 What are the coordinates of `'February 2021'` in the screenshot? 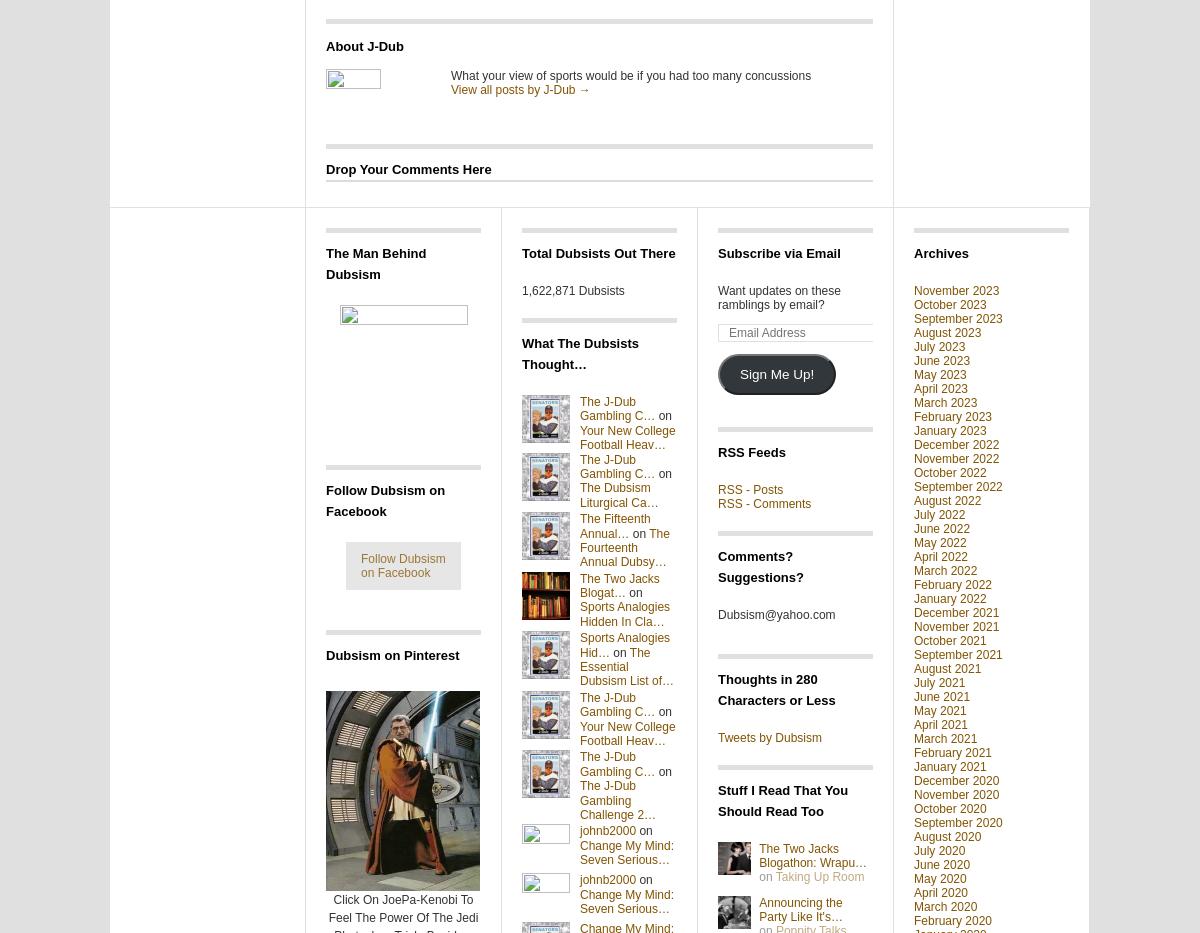 It's located at (953, 752).